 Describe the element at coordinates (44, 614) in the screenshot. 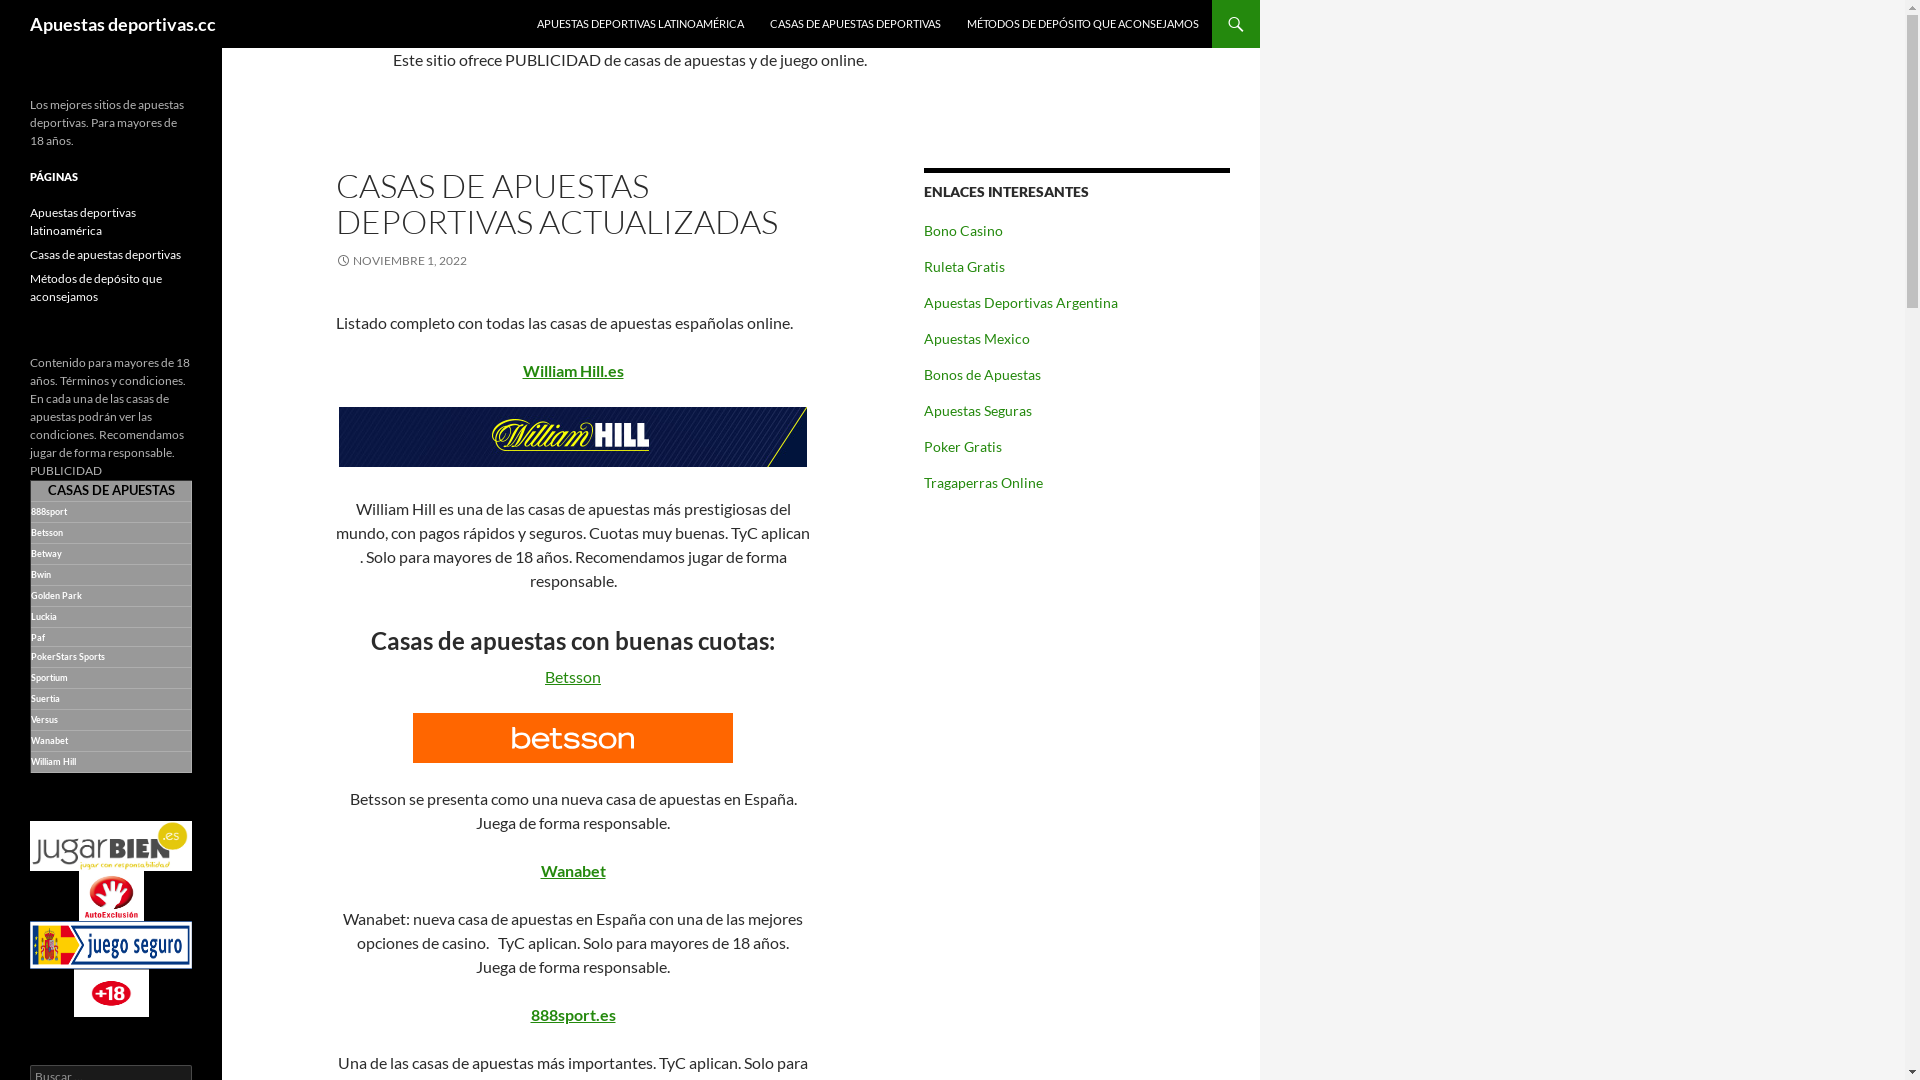

I see `'Luckia'` at that location.